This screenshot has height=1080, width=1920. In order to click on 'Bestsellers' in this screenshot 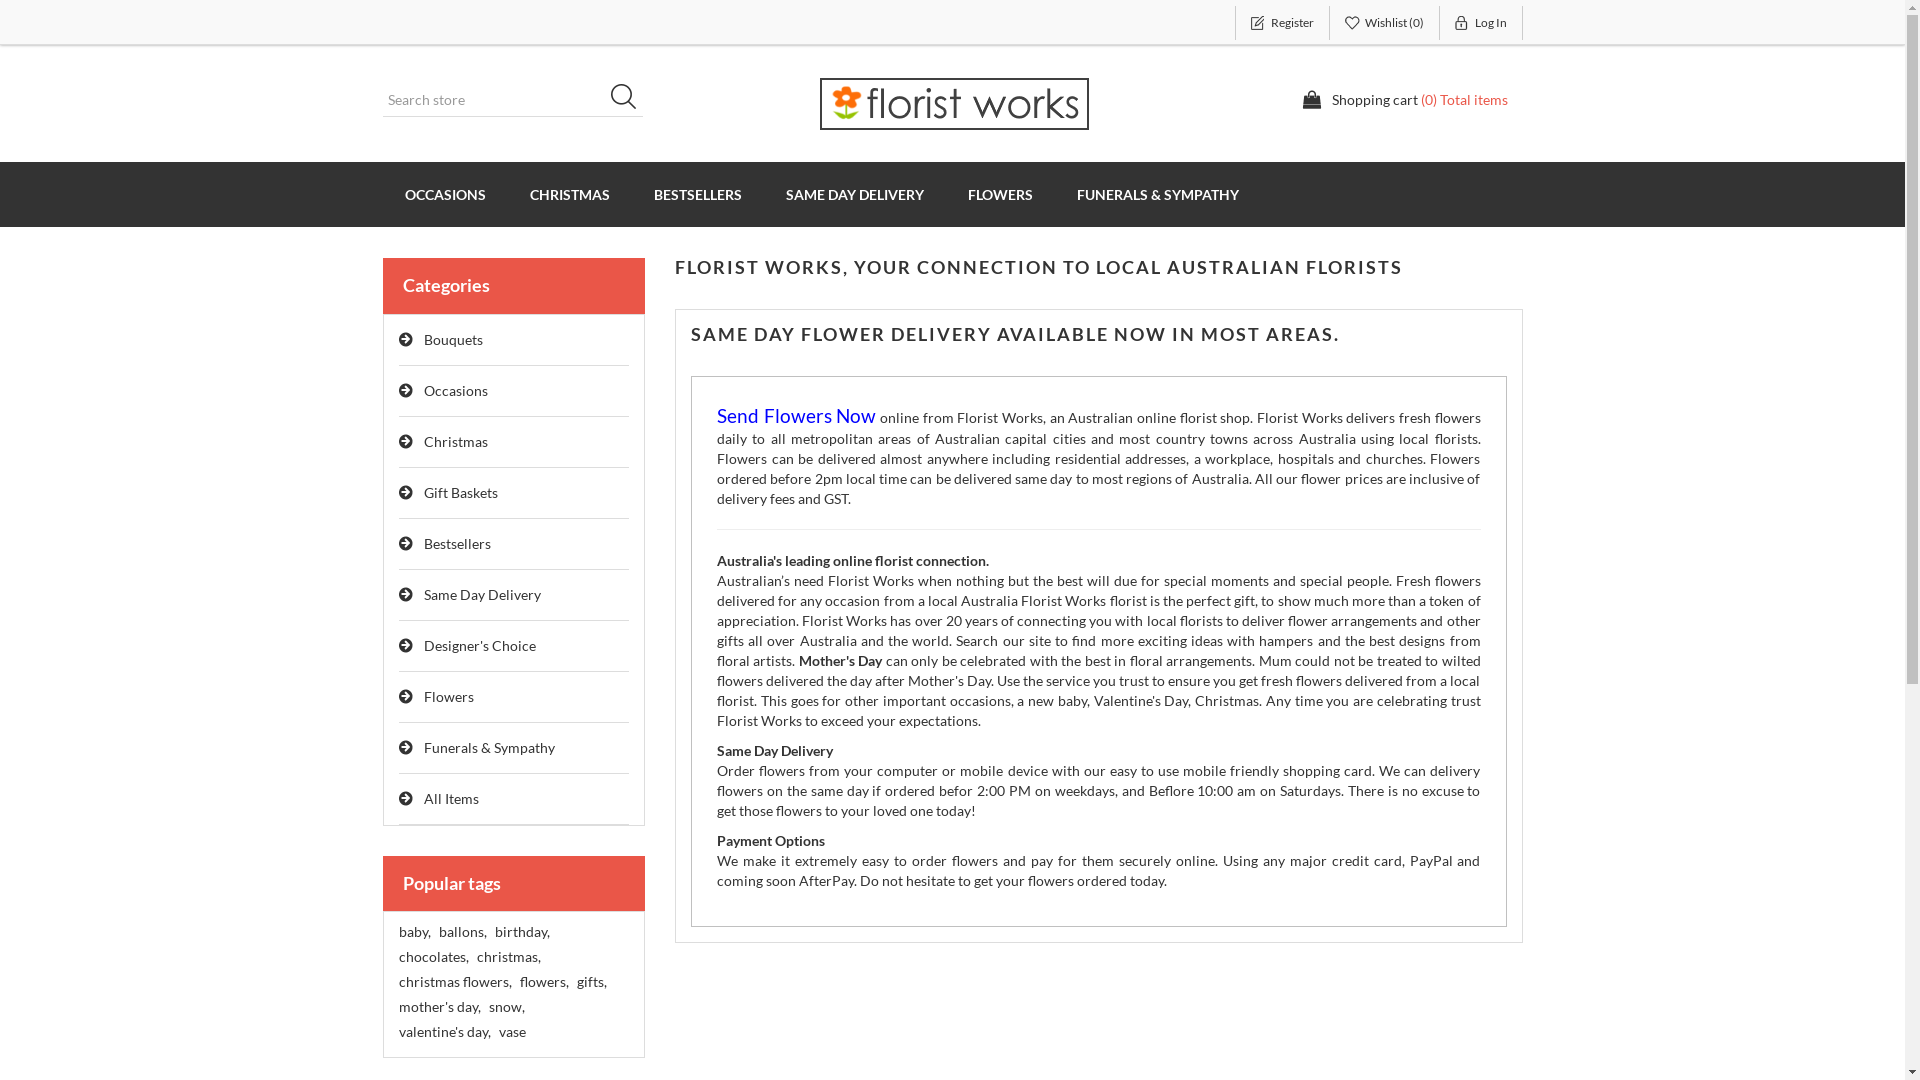, I will do `click(513, 544)`.